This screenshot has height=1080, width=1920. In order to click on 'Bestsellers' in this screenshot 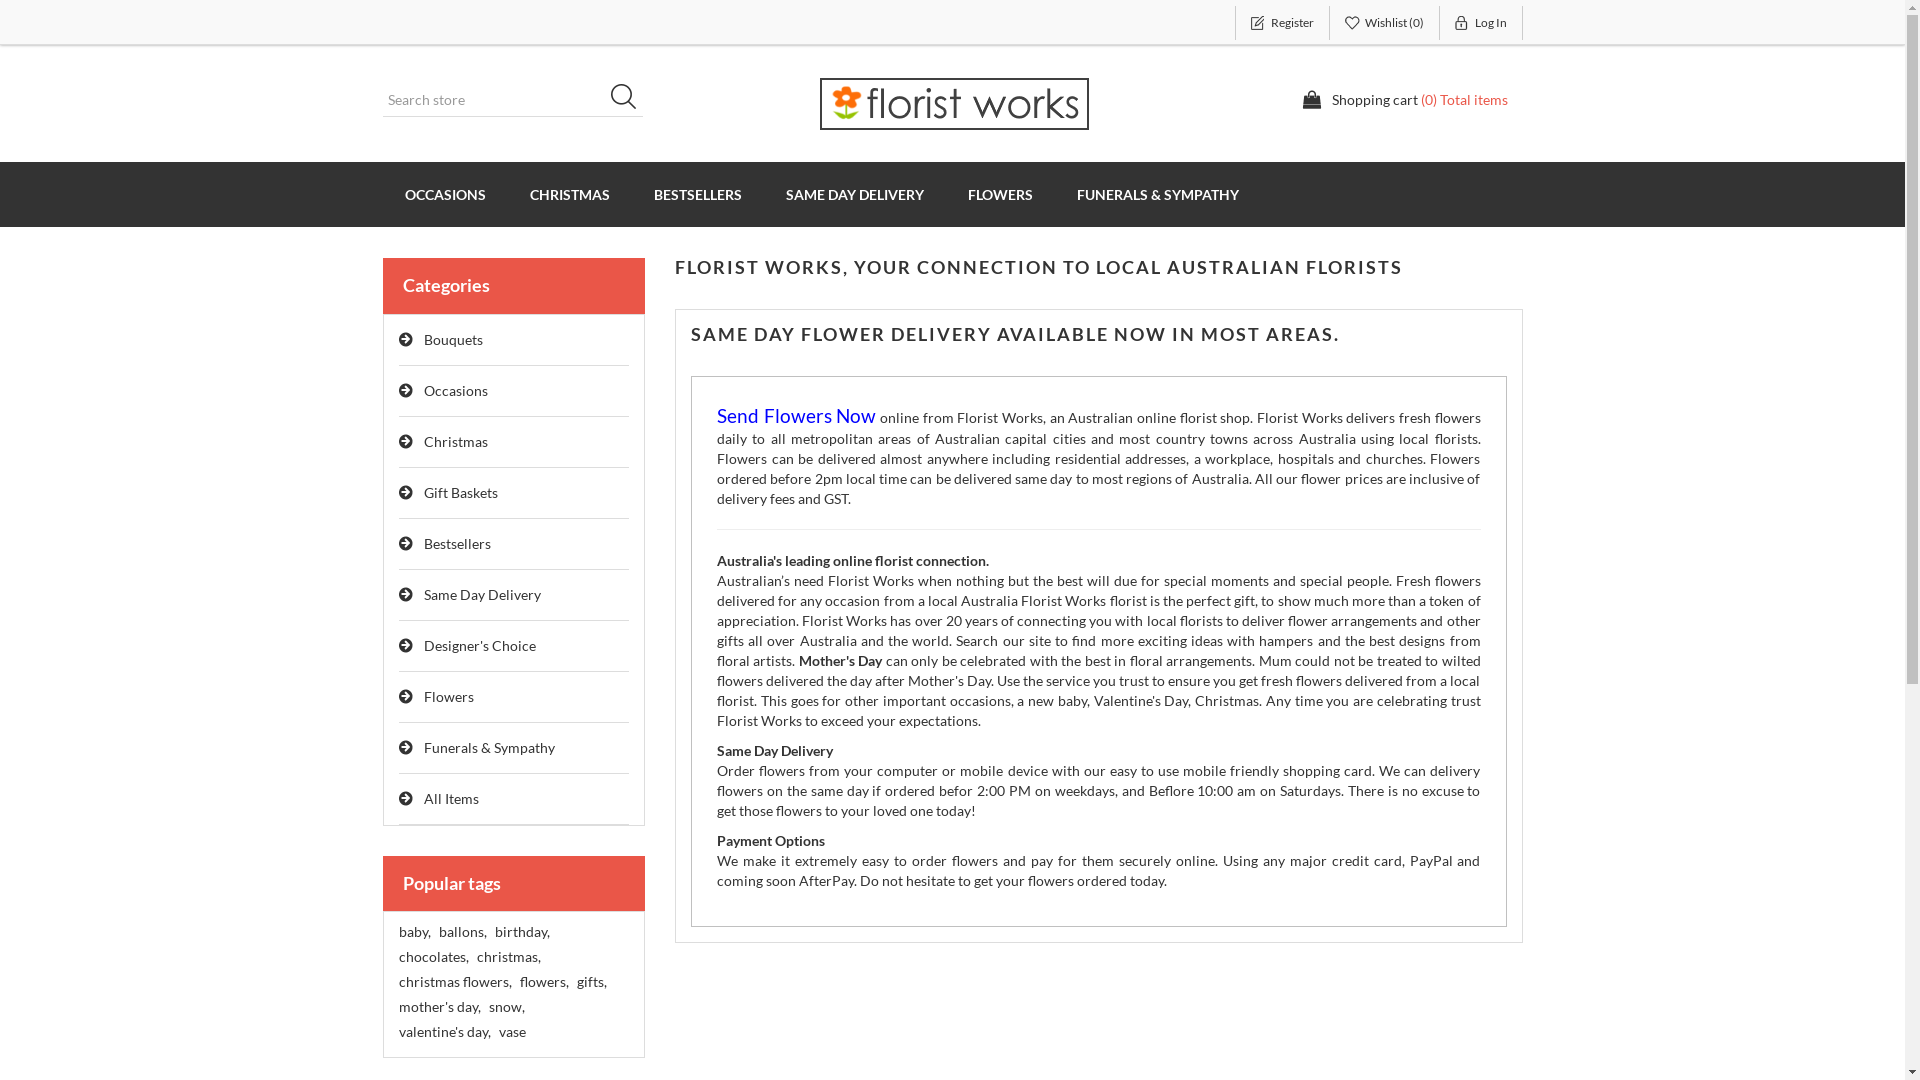, I will do `click(513, 544)`.